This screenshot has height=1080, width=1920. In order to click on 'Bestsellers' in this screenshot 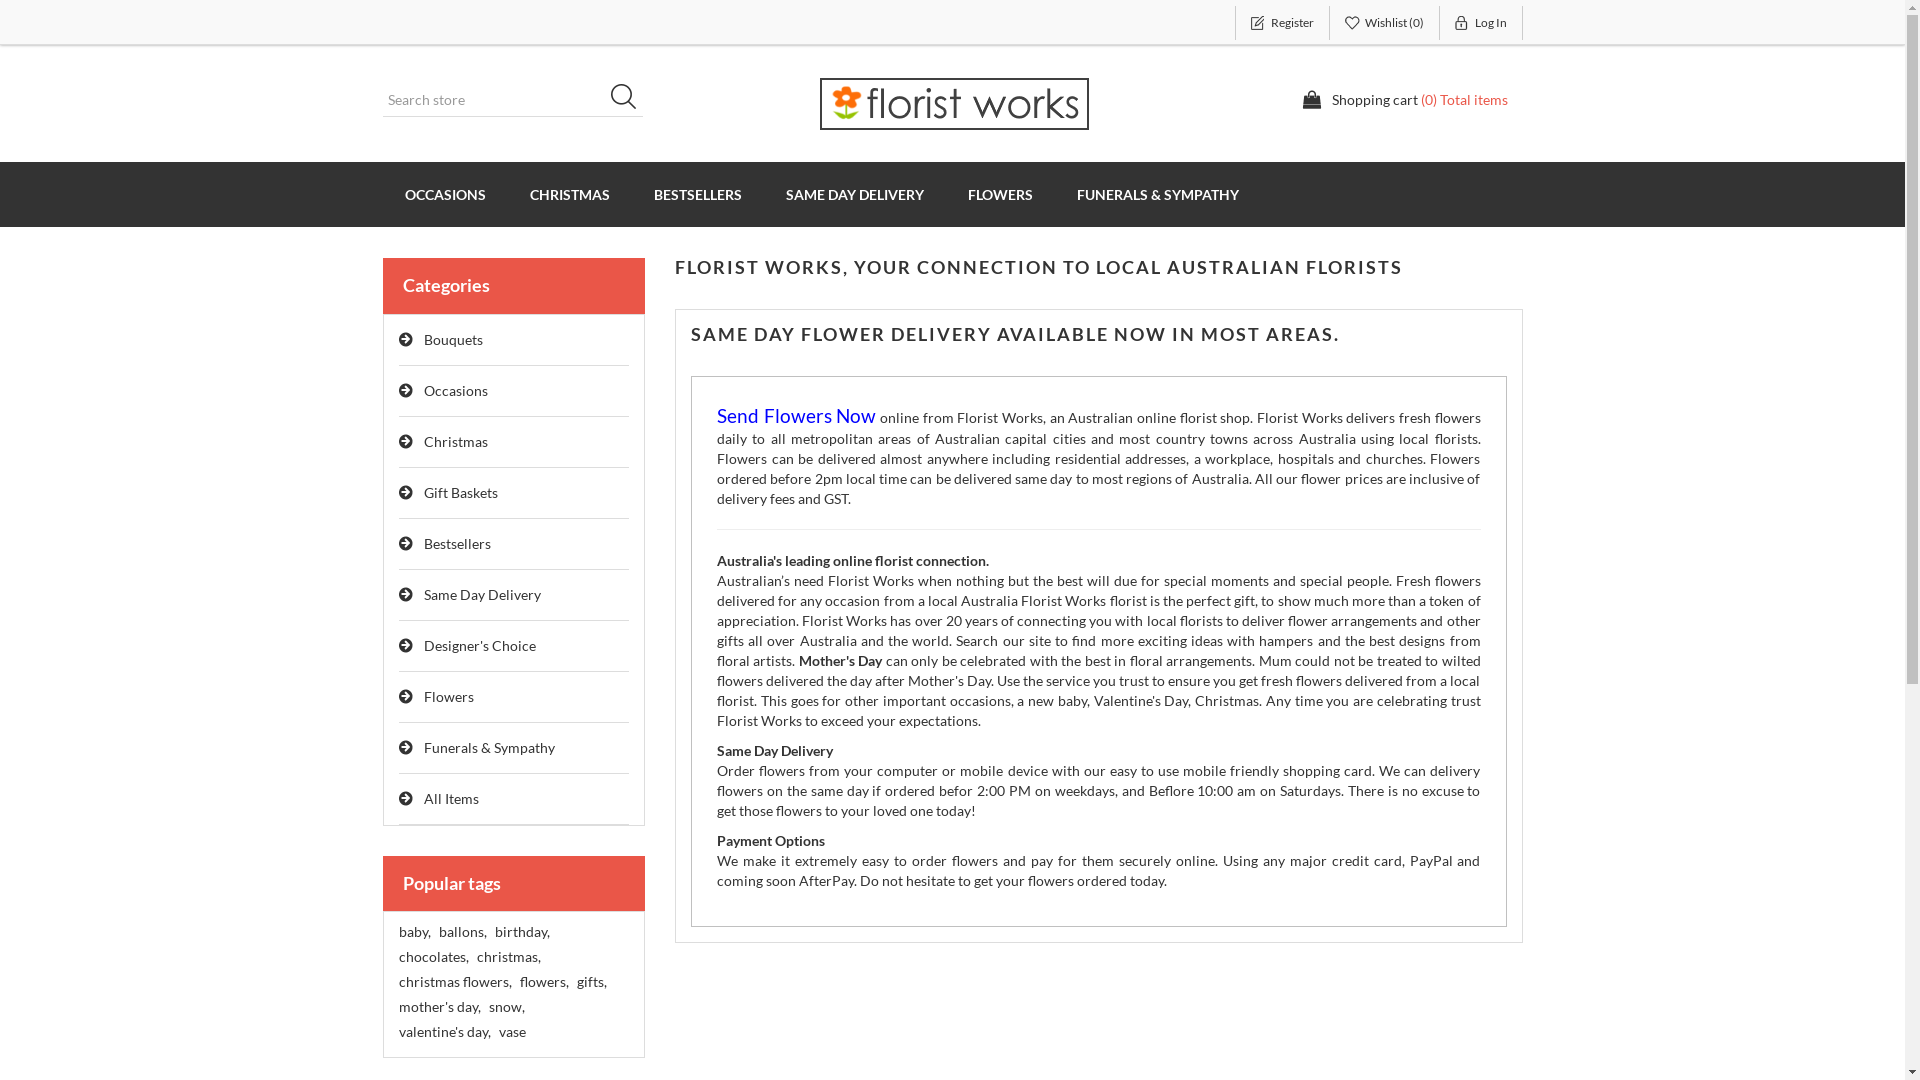, I will do `click(513, 544)`.